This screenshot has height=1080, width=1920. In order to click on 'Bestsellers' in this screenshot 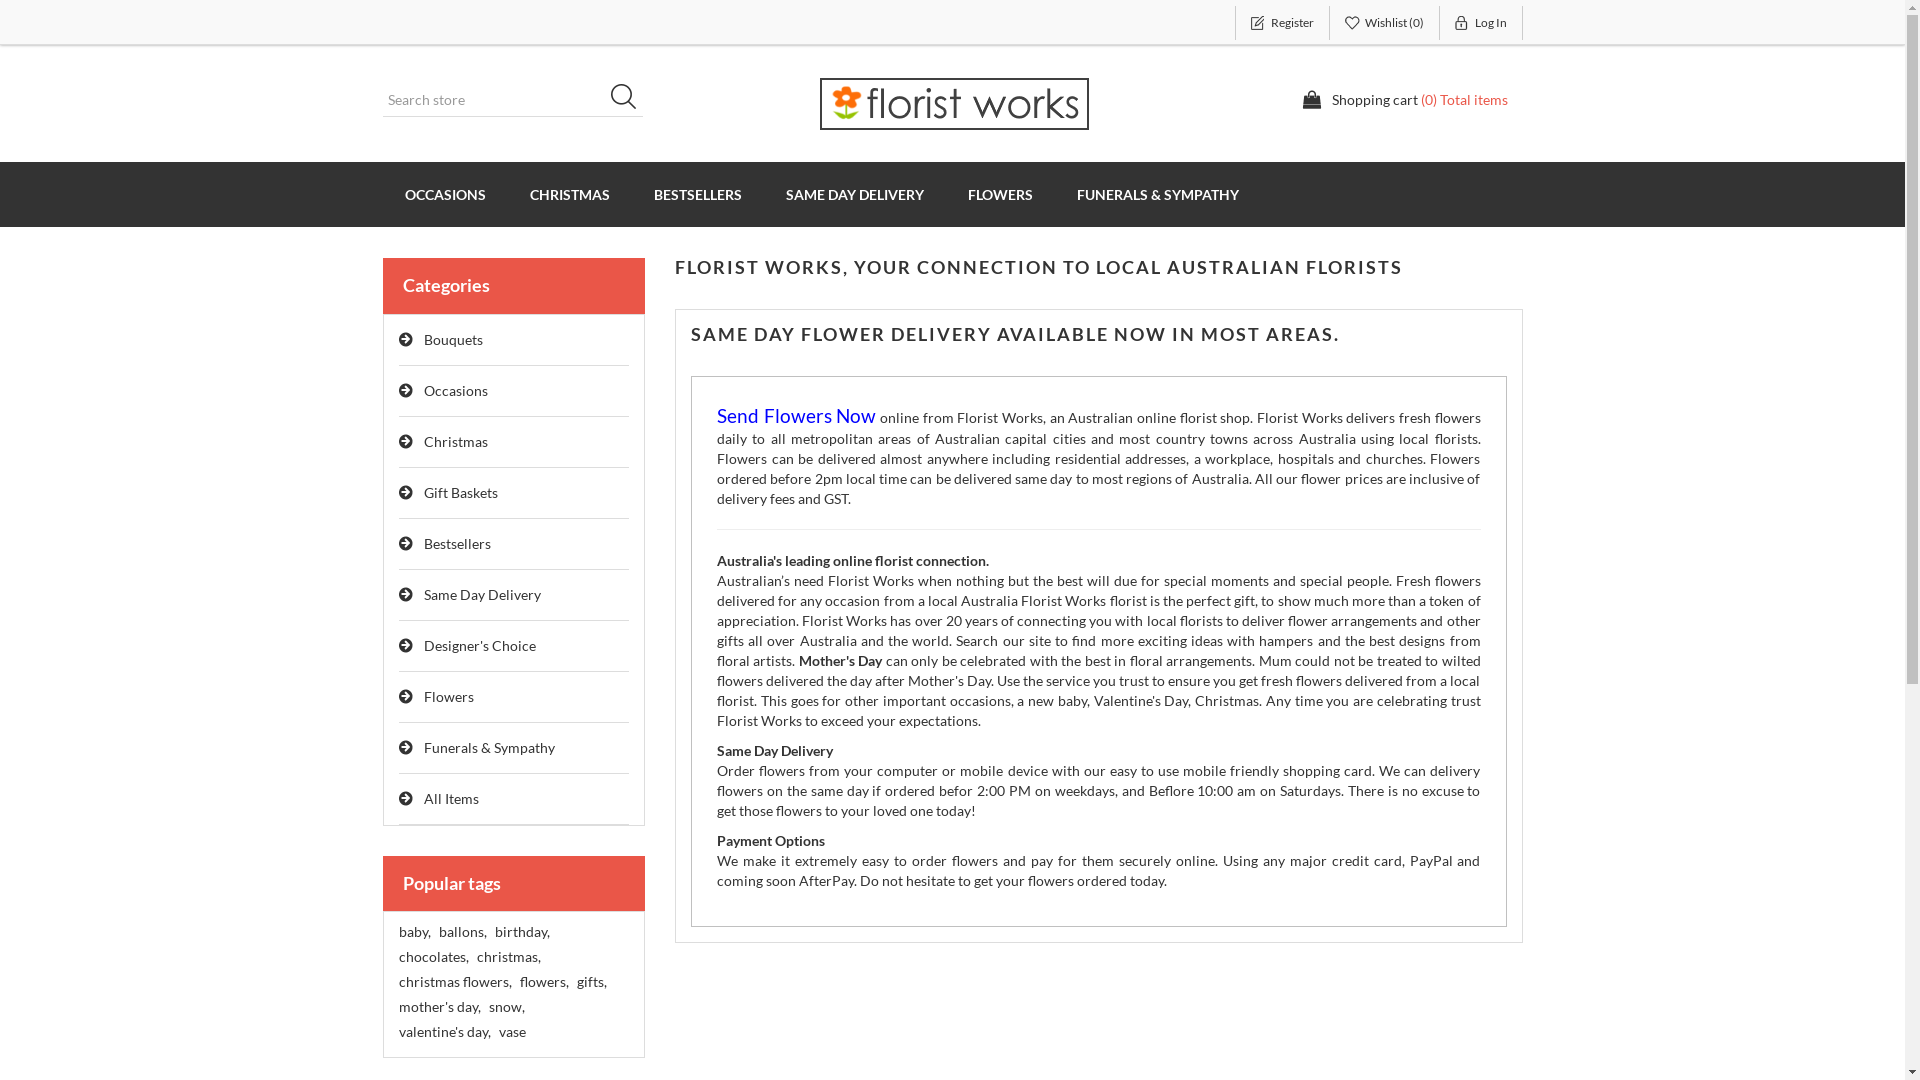, I will do `click(513, 544)`.